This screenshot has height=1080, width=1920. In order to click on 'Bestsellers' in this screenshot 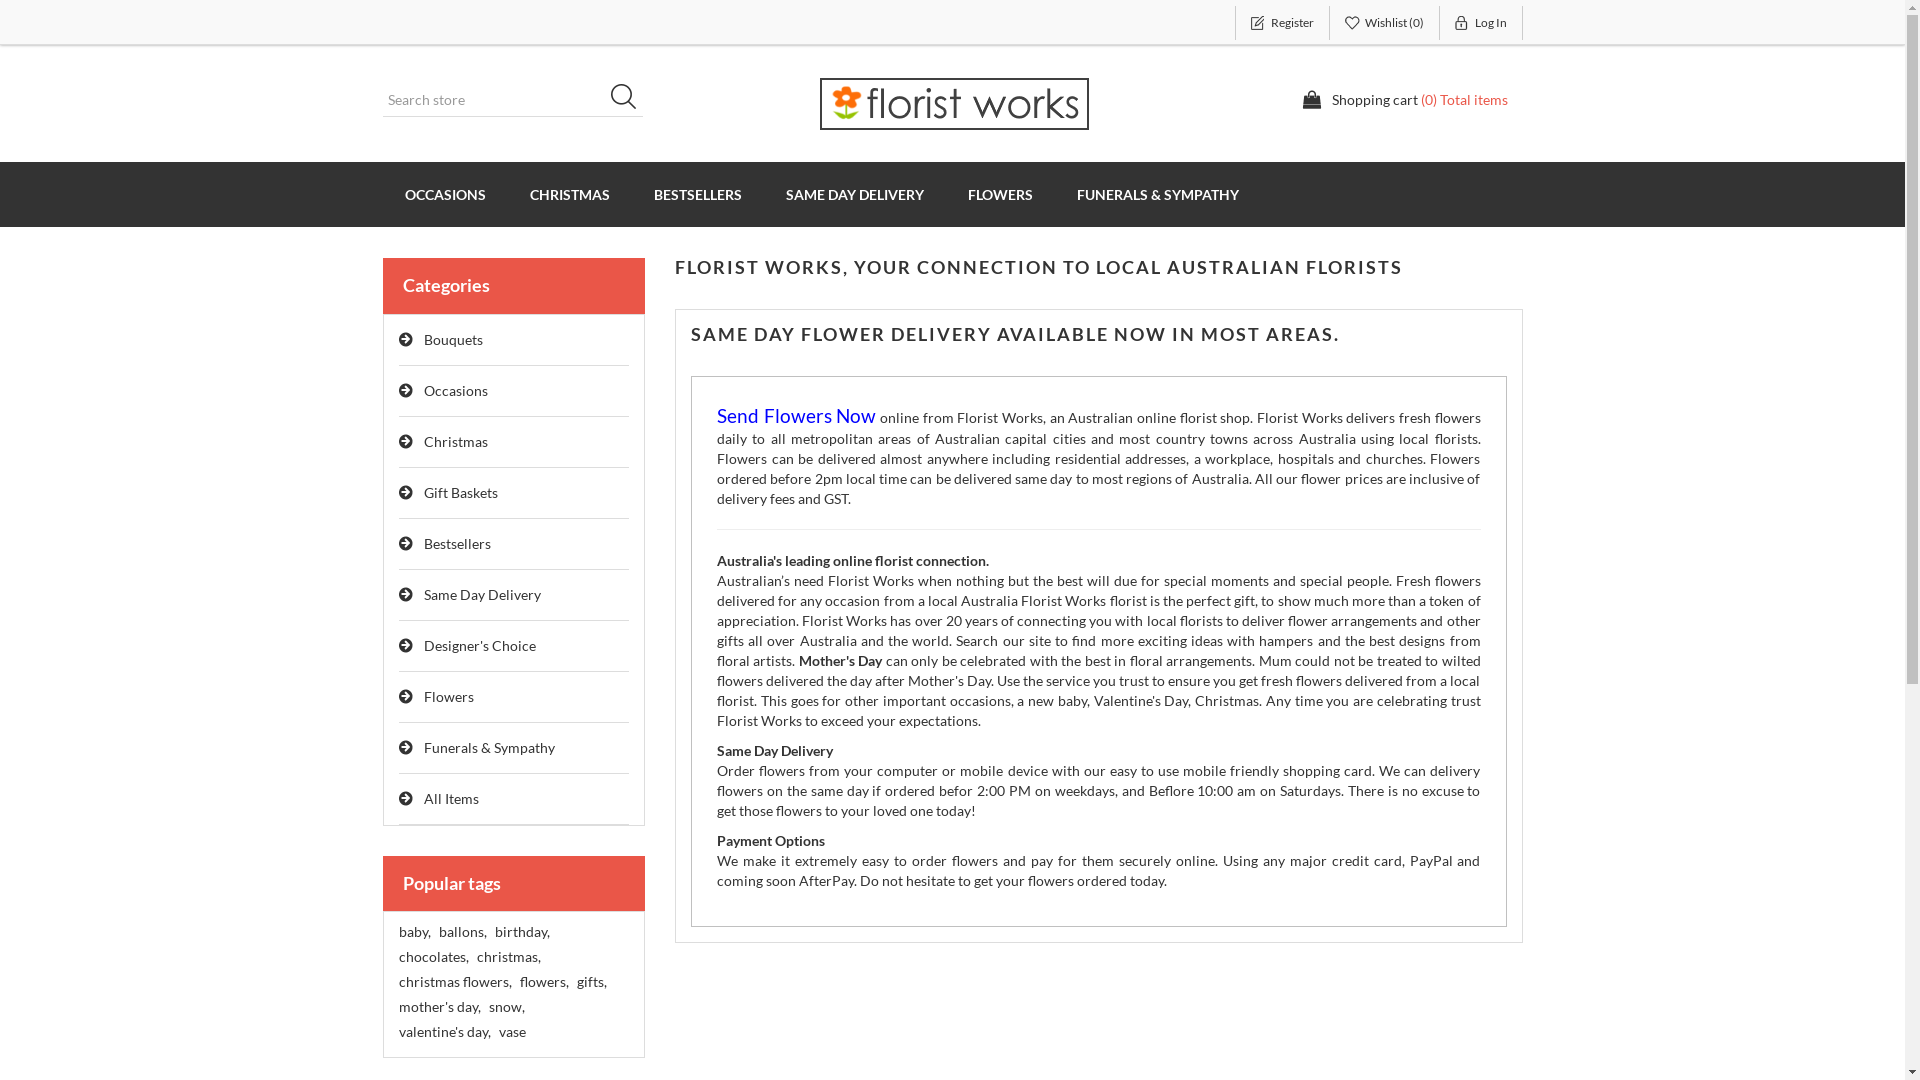, I will do `click(513, 544)`.